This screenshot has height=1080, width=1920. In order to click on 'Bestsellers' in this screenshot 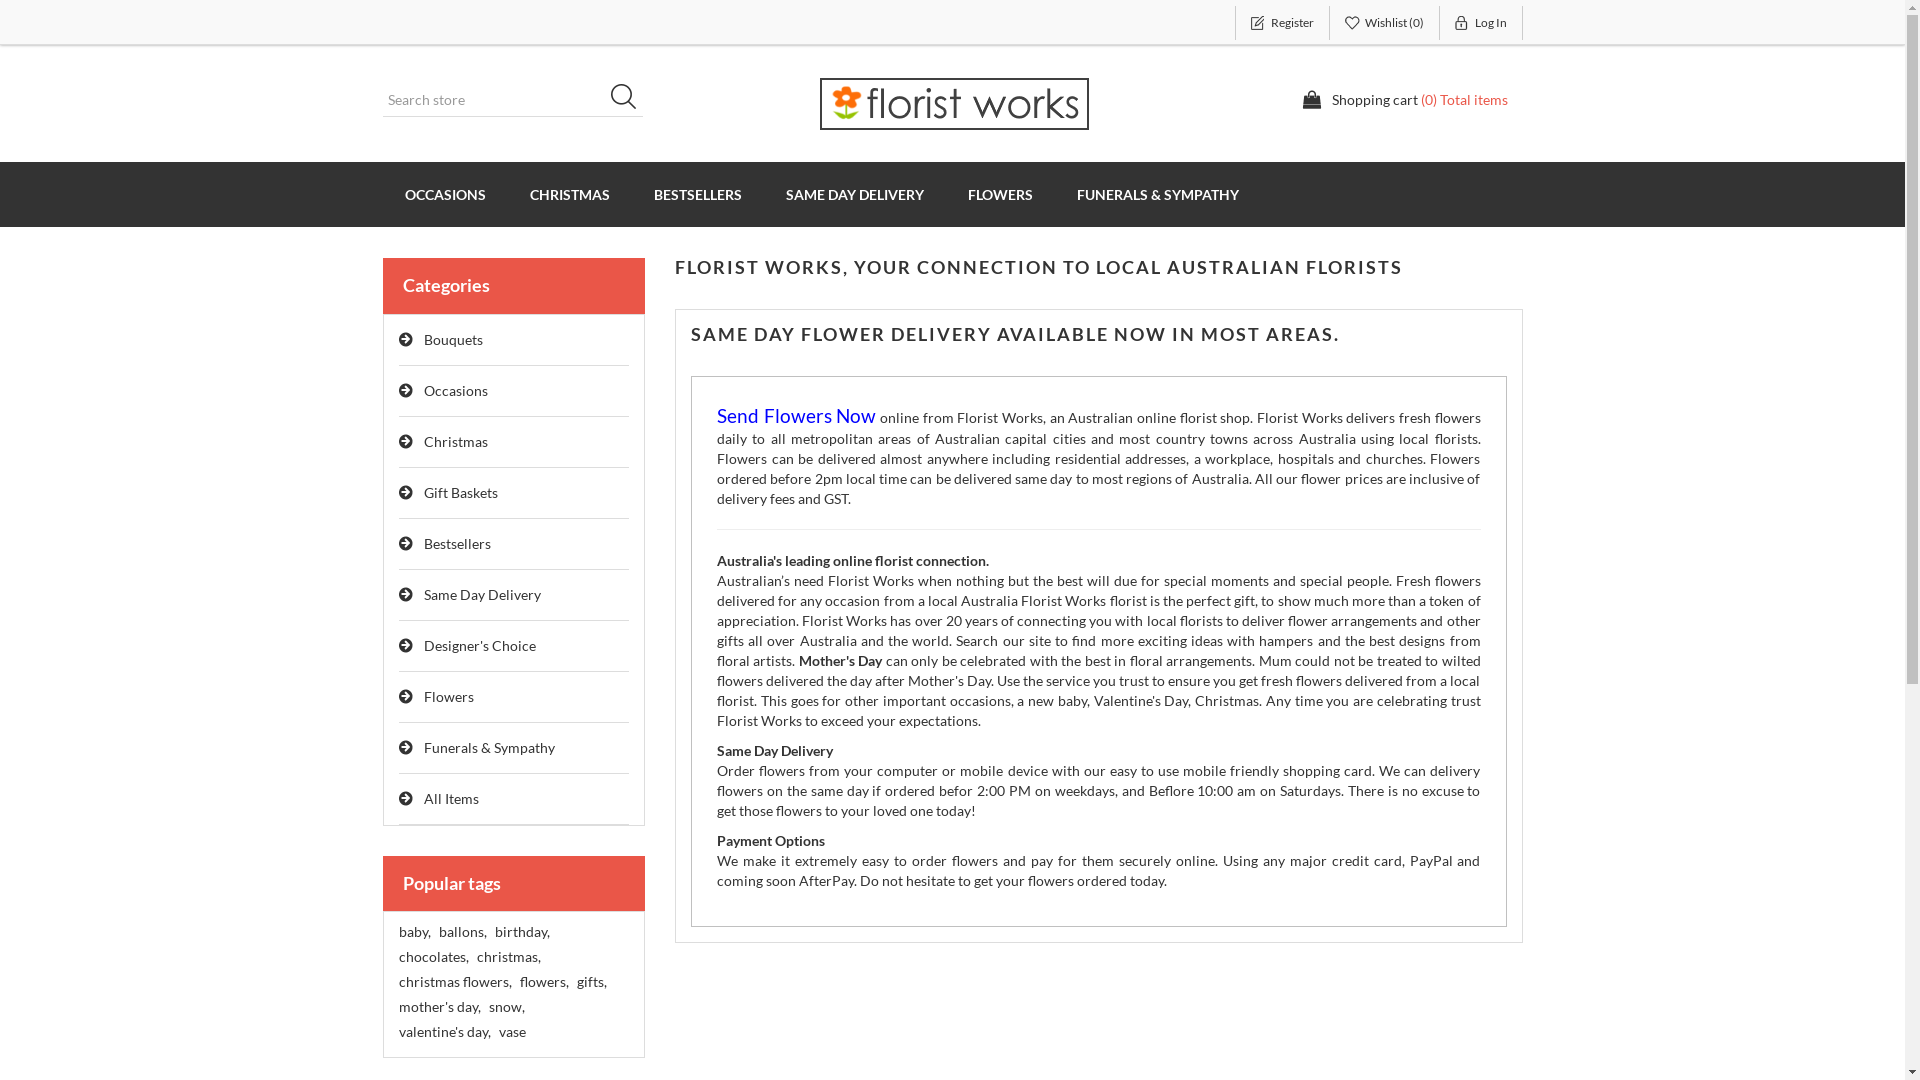, I will do `click(513, 544)`.